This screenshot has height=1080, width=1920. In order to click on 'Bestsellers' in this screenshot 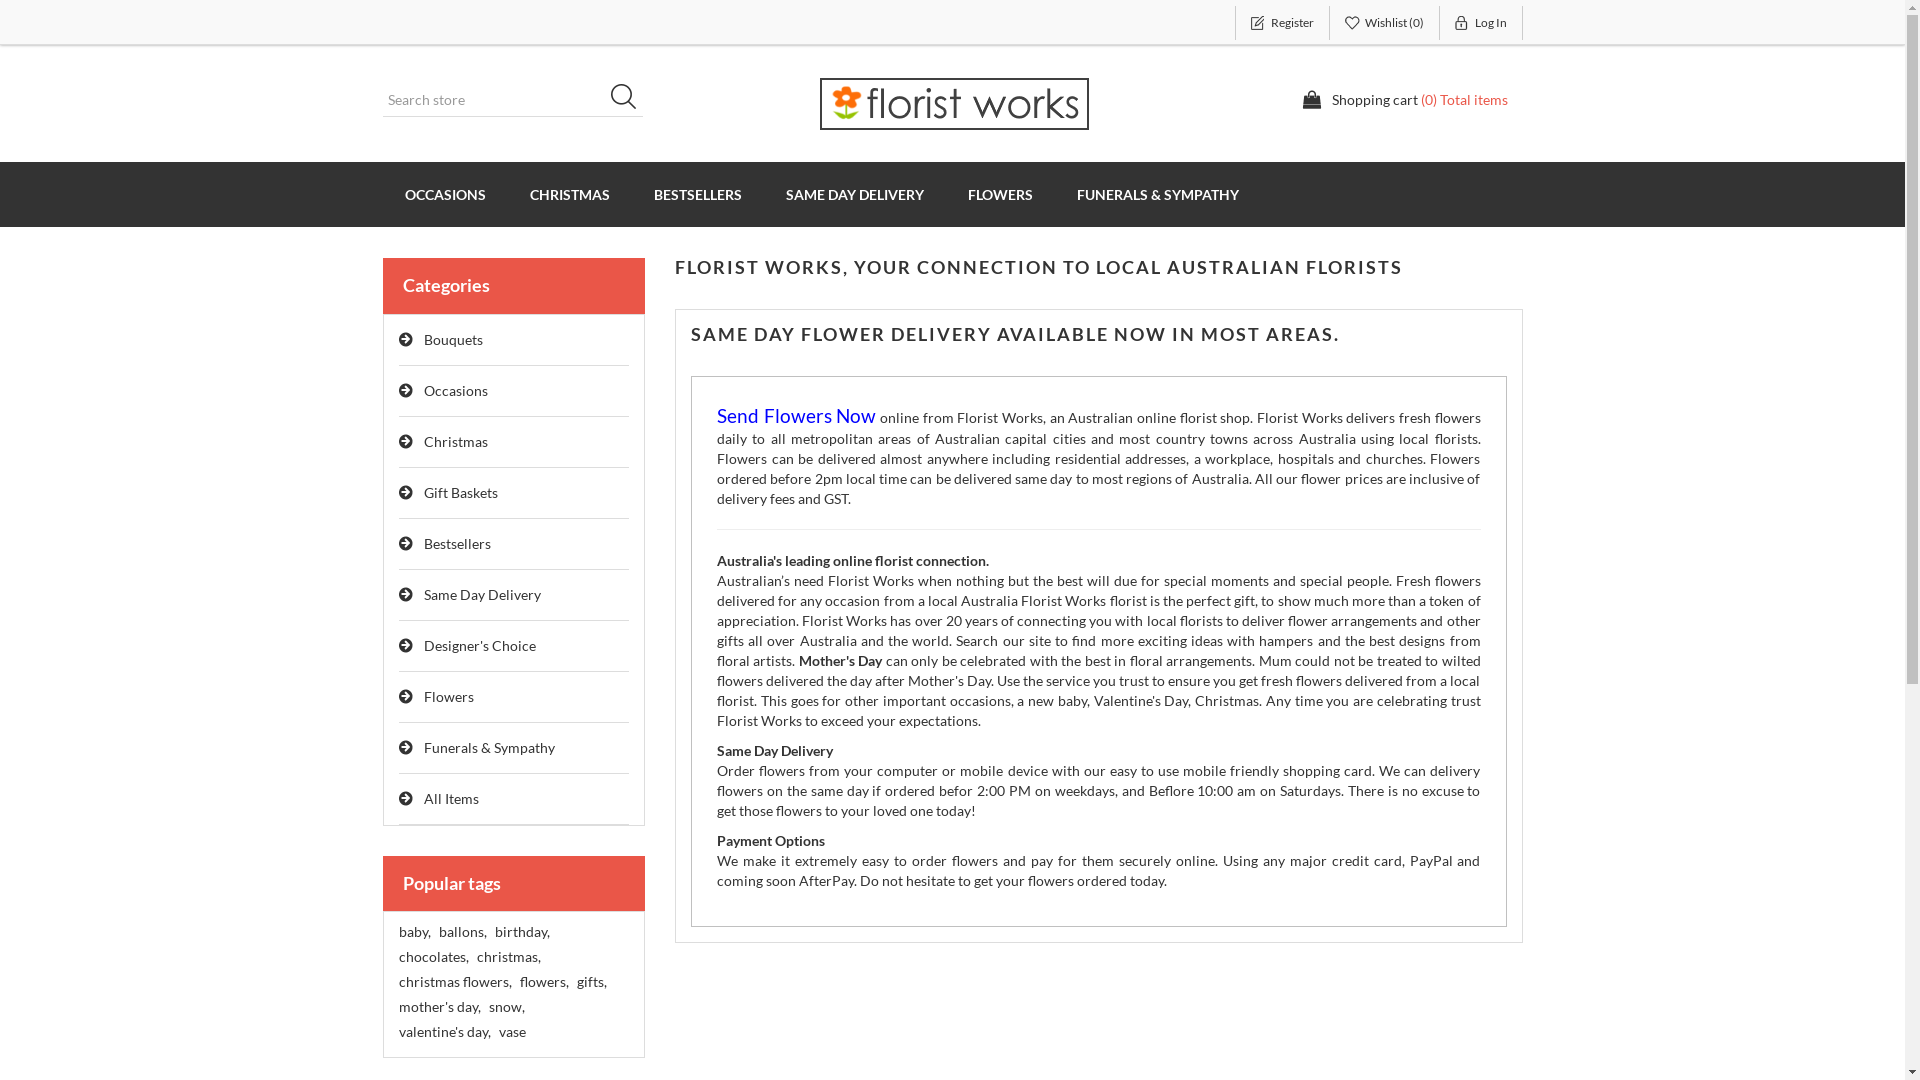, I will do `click(513, 544)`.